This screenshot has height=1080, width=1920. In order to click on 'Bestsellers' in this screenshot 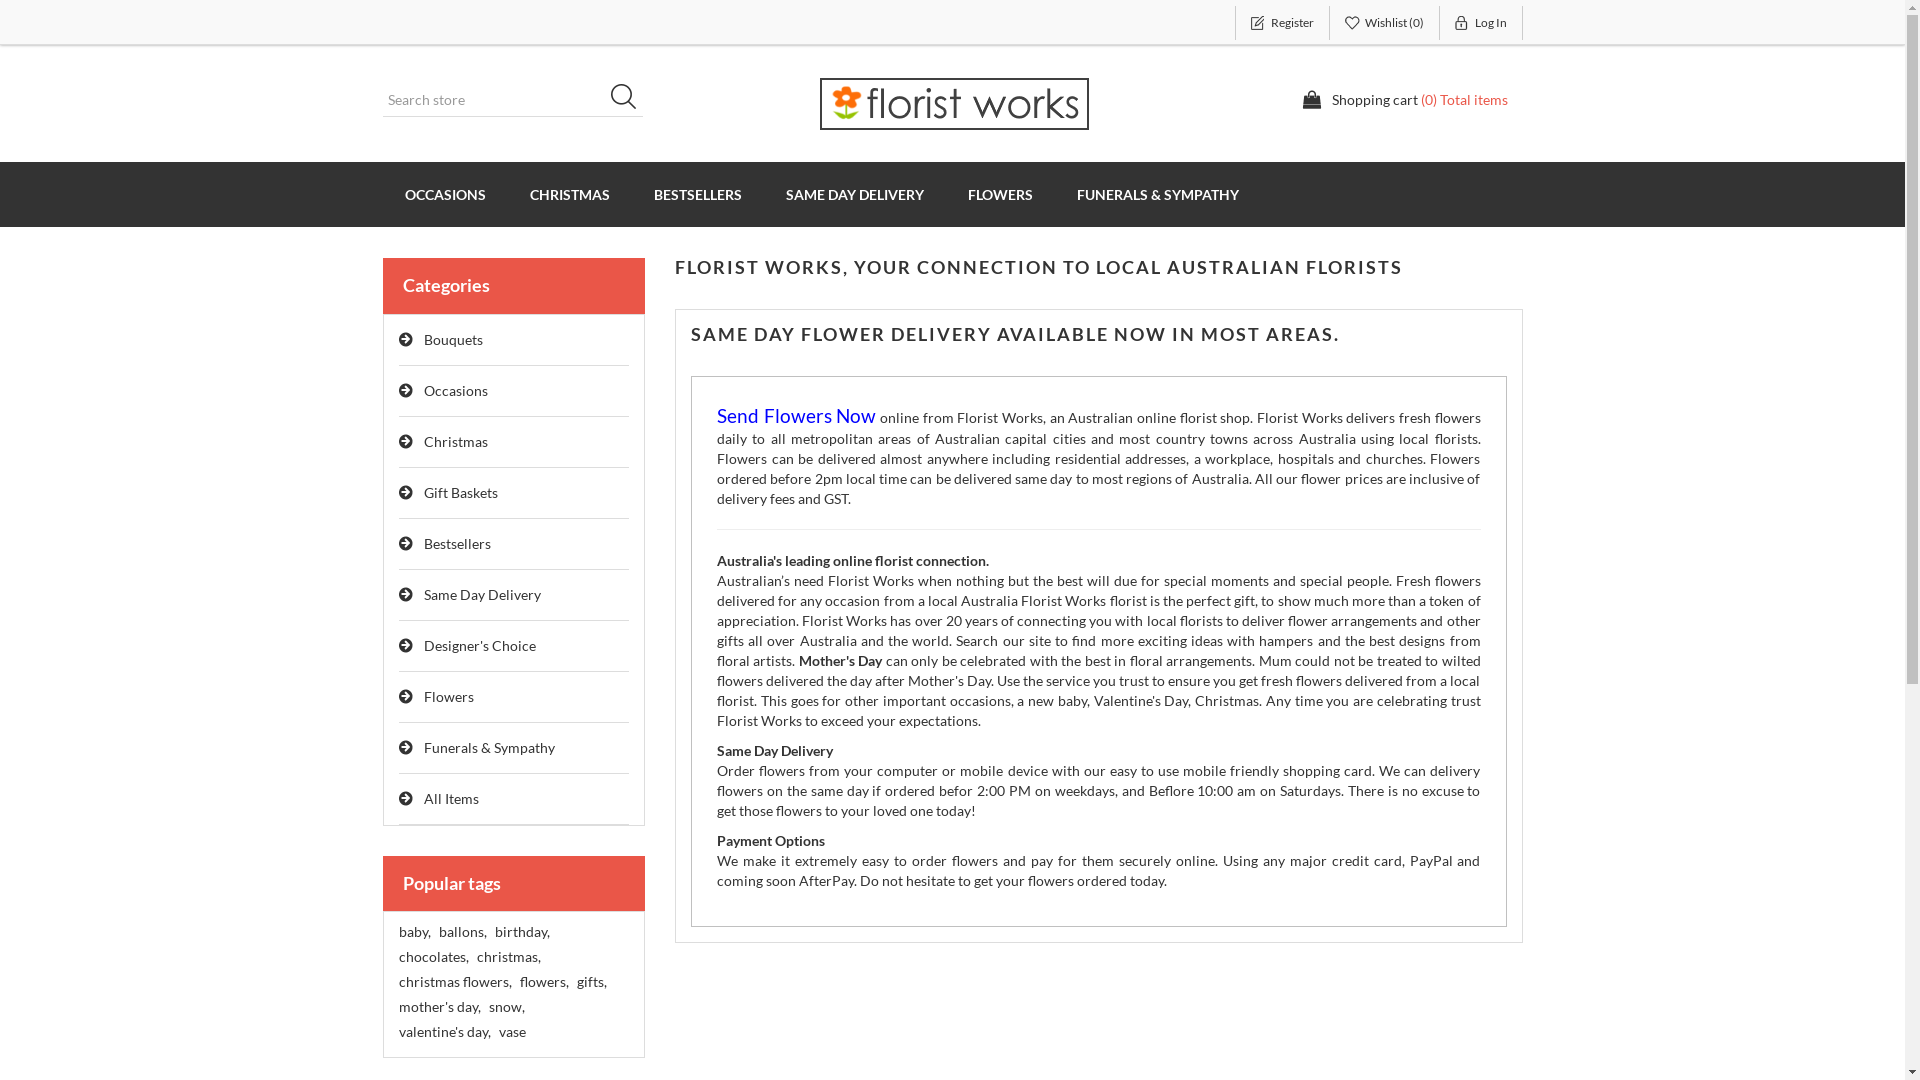, I will do `click(513, 544)`.